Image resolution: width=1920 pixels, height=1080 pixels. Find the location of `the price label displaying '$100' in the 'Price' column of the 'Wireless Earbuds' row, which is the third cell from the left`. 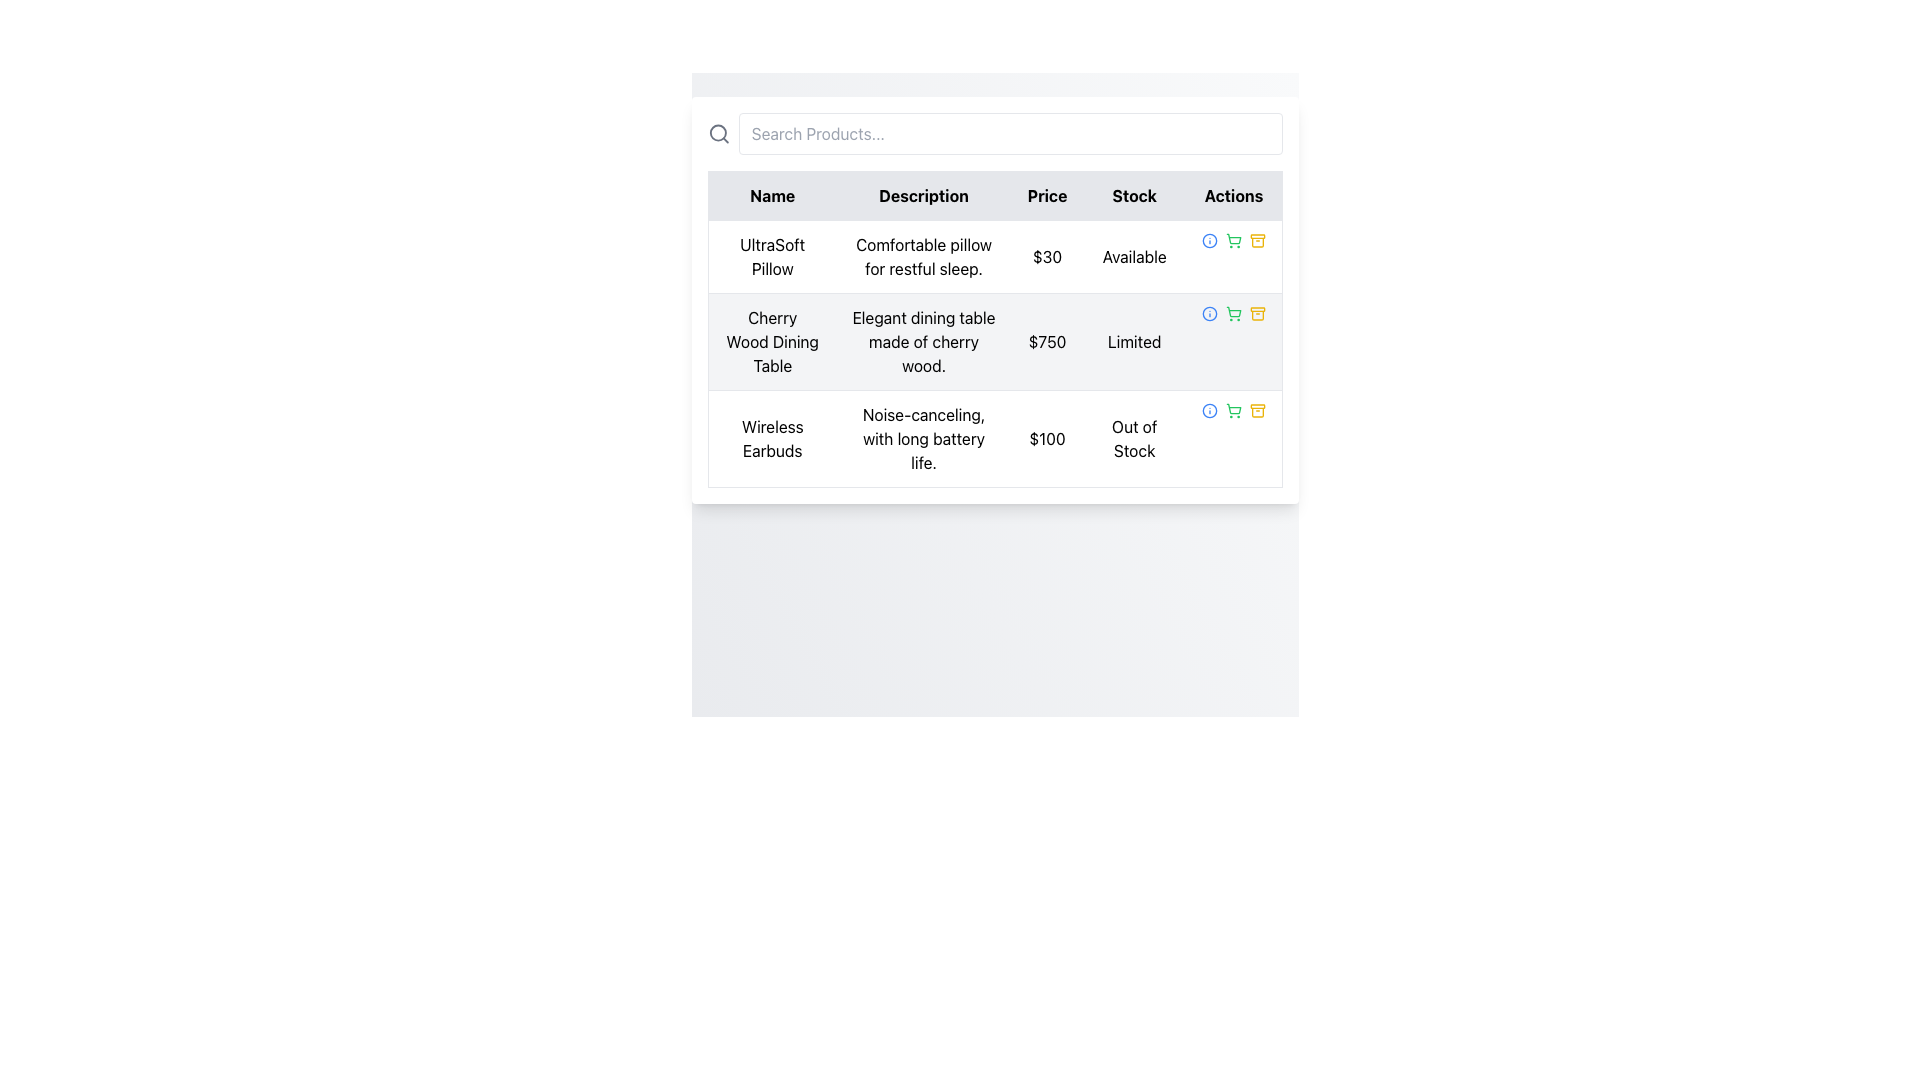

the price label displaying '$100' in the 'Price' column of the 'Wireless Earbuds' row, which is the third cell from the left is located at coordinates (1046, 438).